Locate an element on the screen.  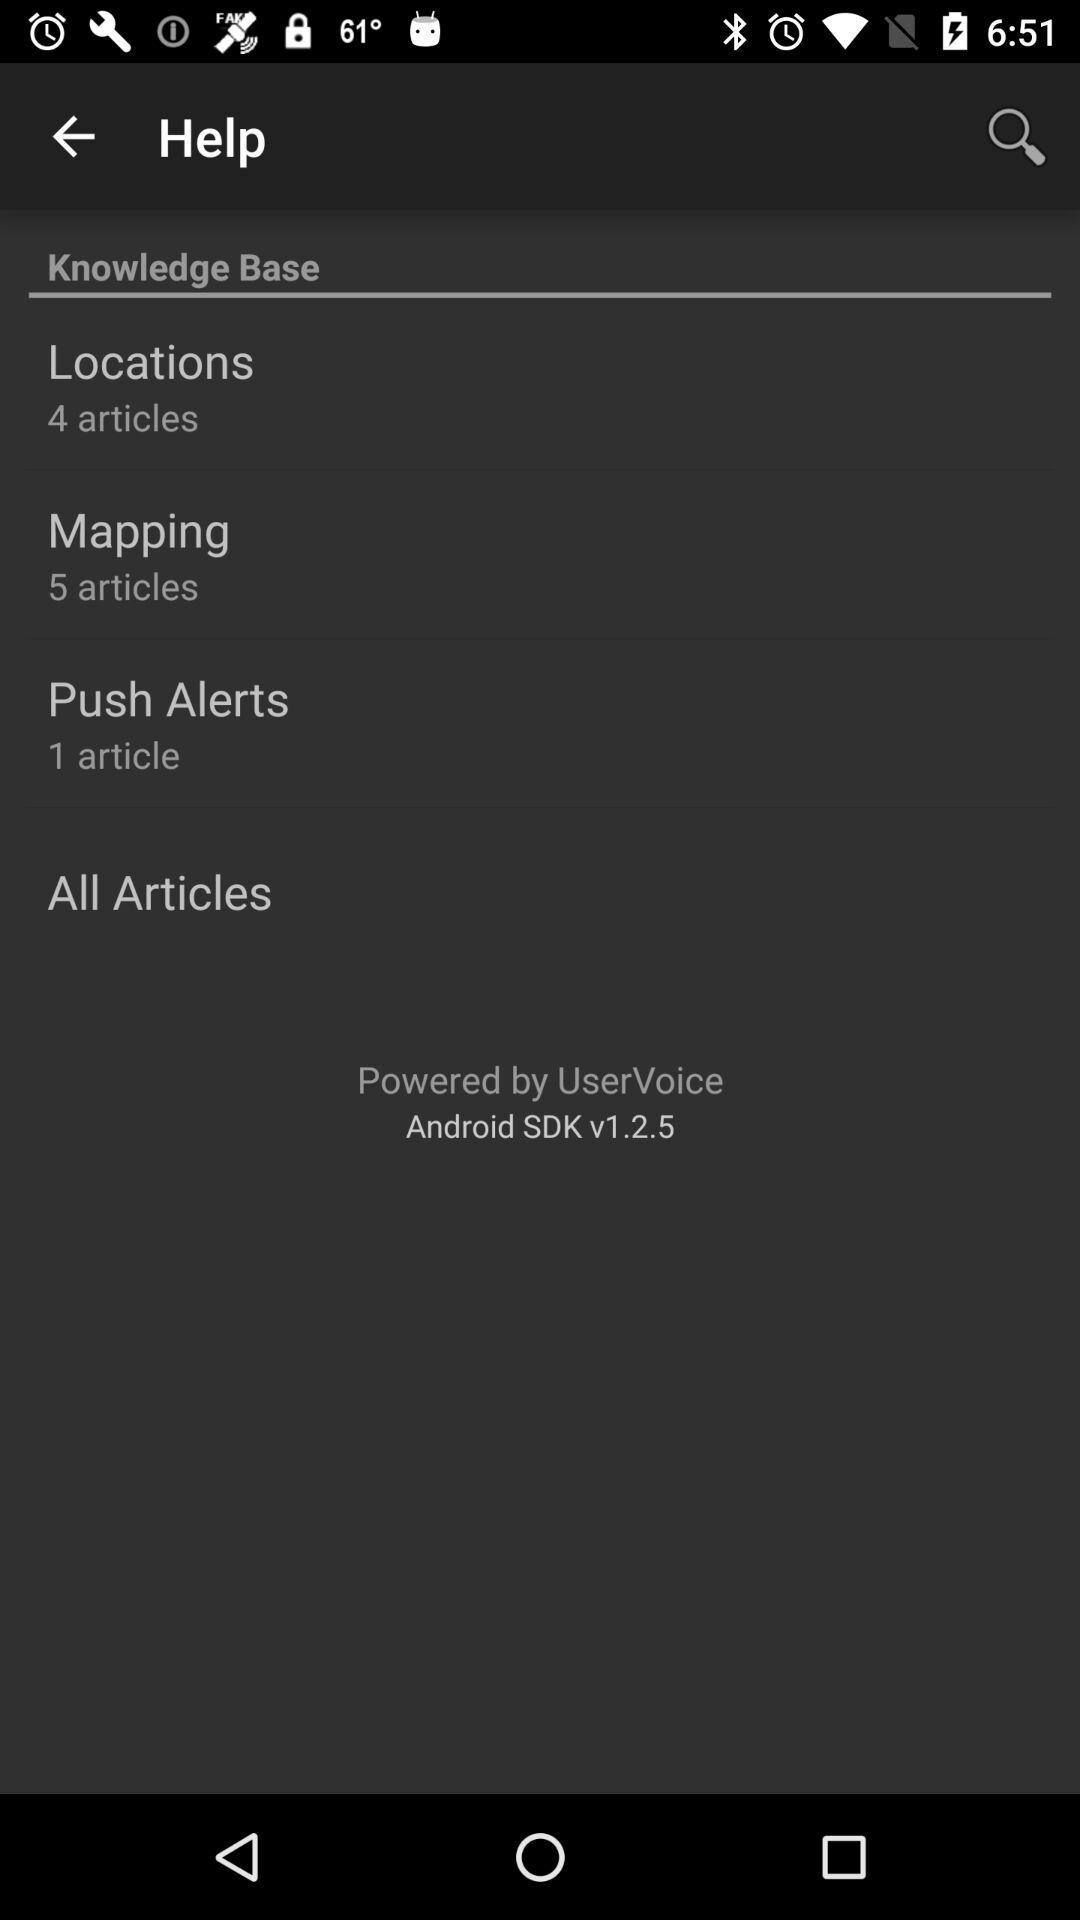
the icon below the knowledge base item is located at coordinates (149, 360).